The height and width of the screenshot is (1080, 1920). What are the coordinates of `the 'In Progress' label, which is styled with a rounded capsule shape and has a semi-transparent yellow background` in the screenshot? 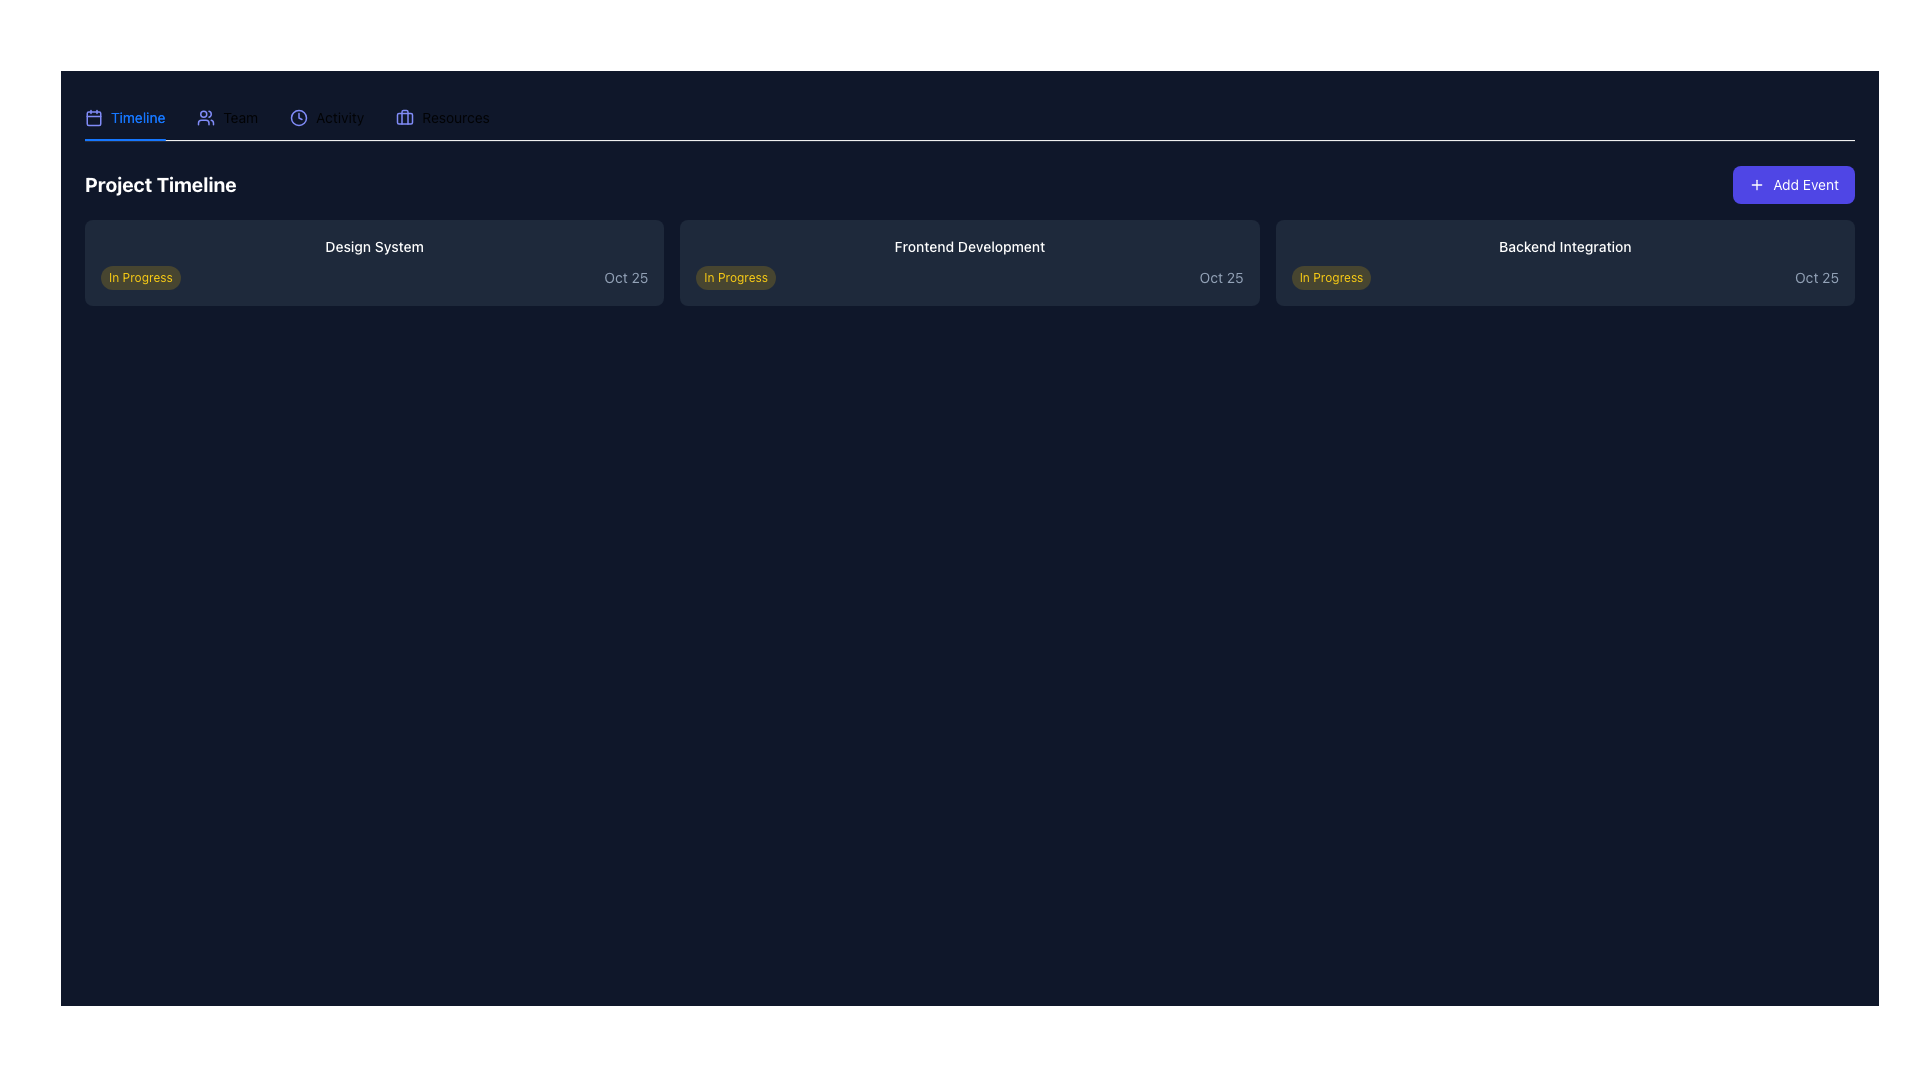 It's located at (735, 277).